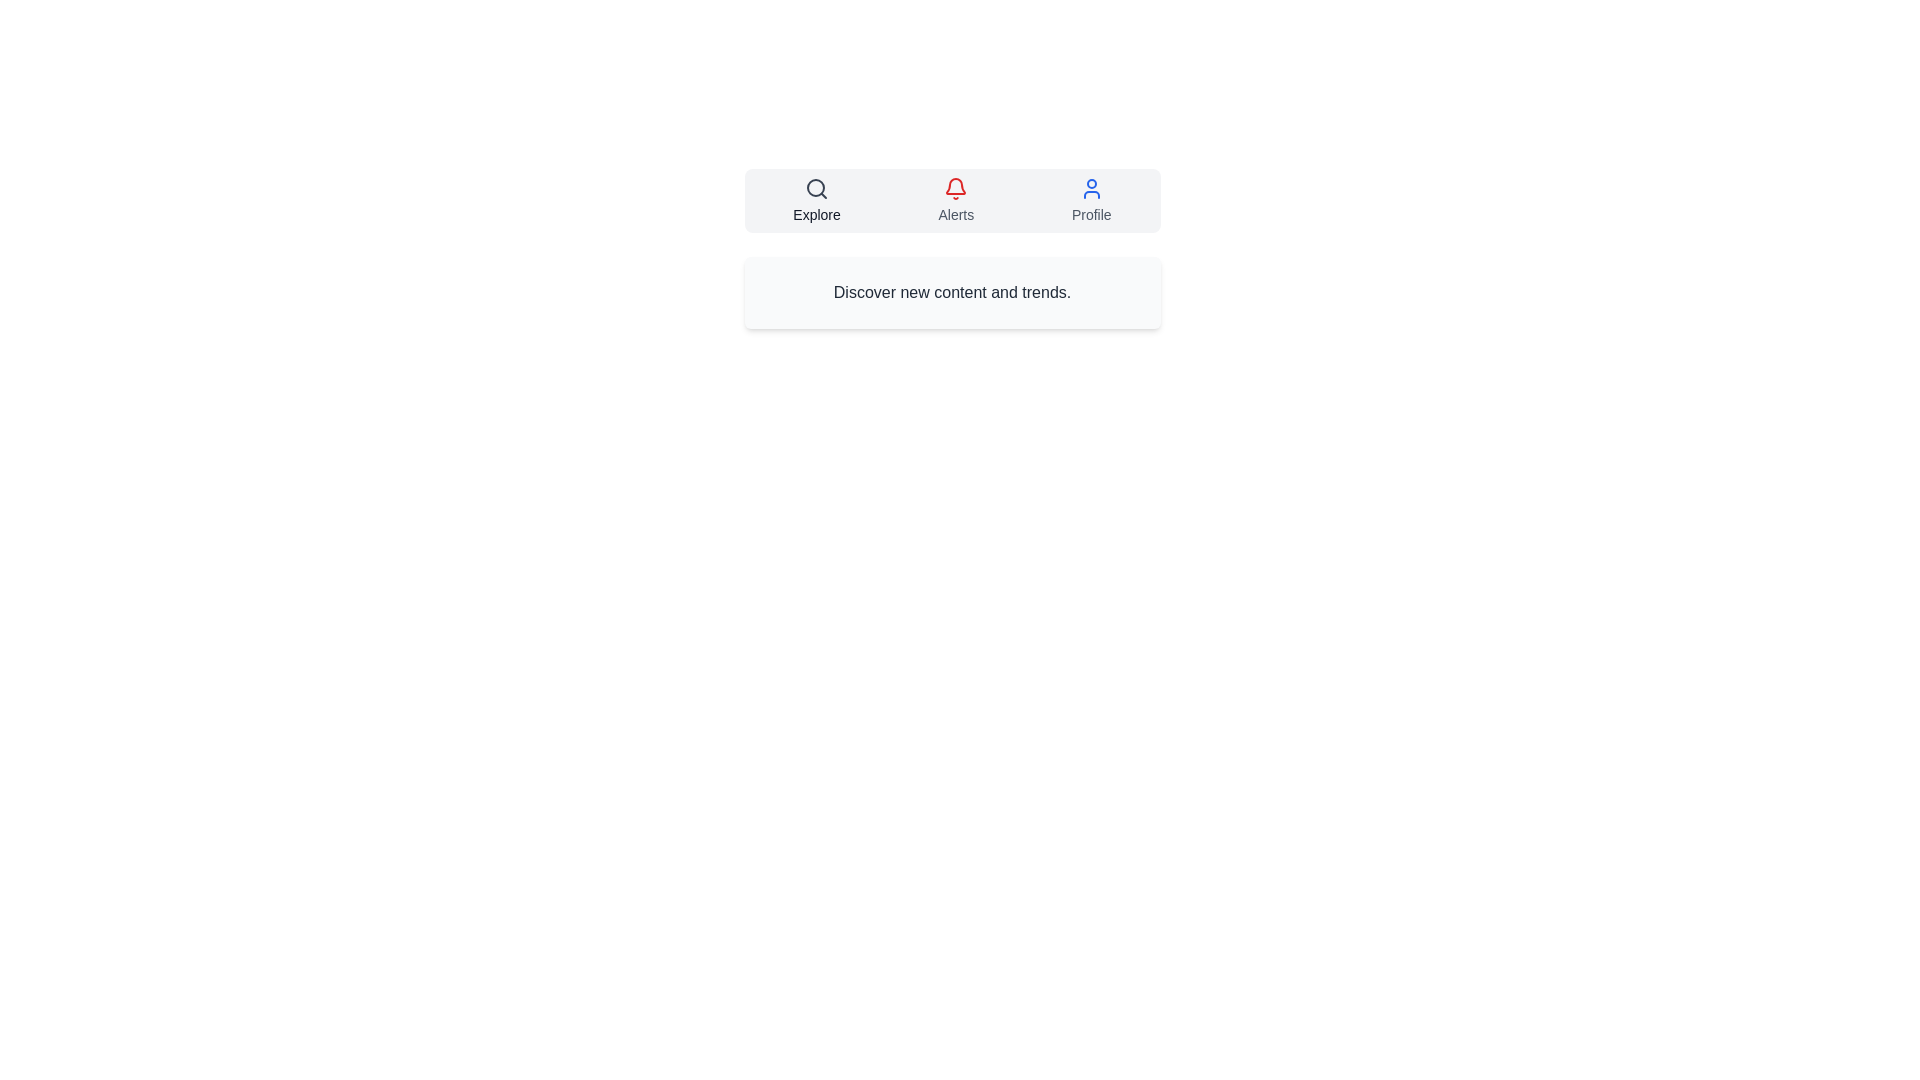 The image size is (1920, 1080). What do you see at coordinates (955, 200) in the screenshot?
I see `the tab with label Alerts` at bounding box center [955, 200].